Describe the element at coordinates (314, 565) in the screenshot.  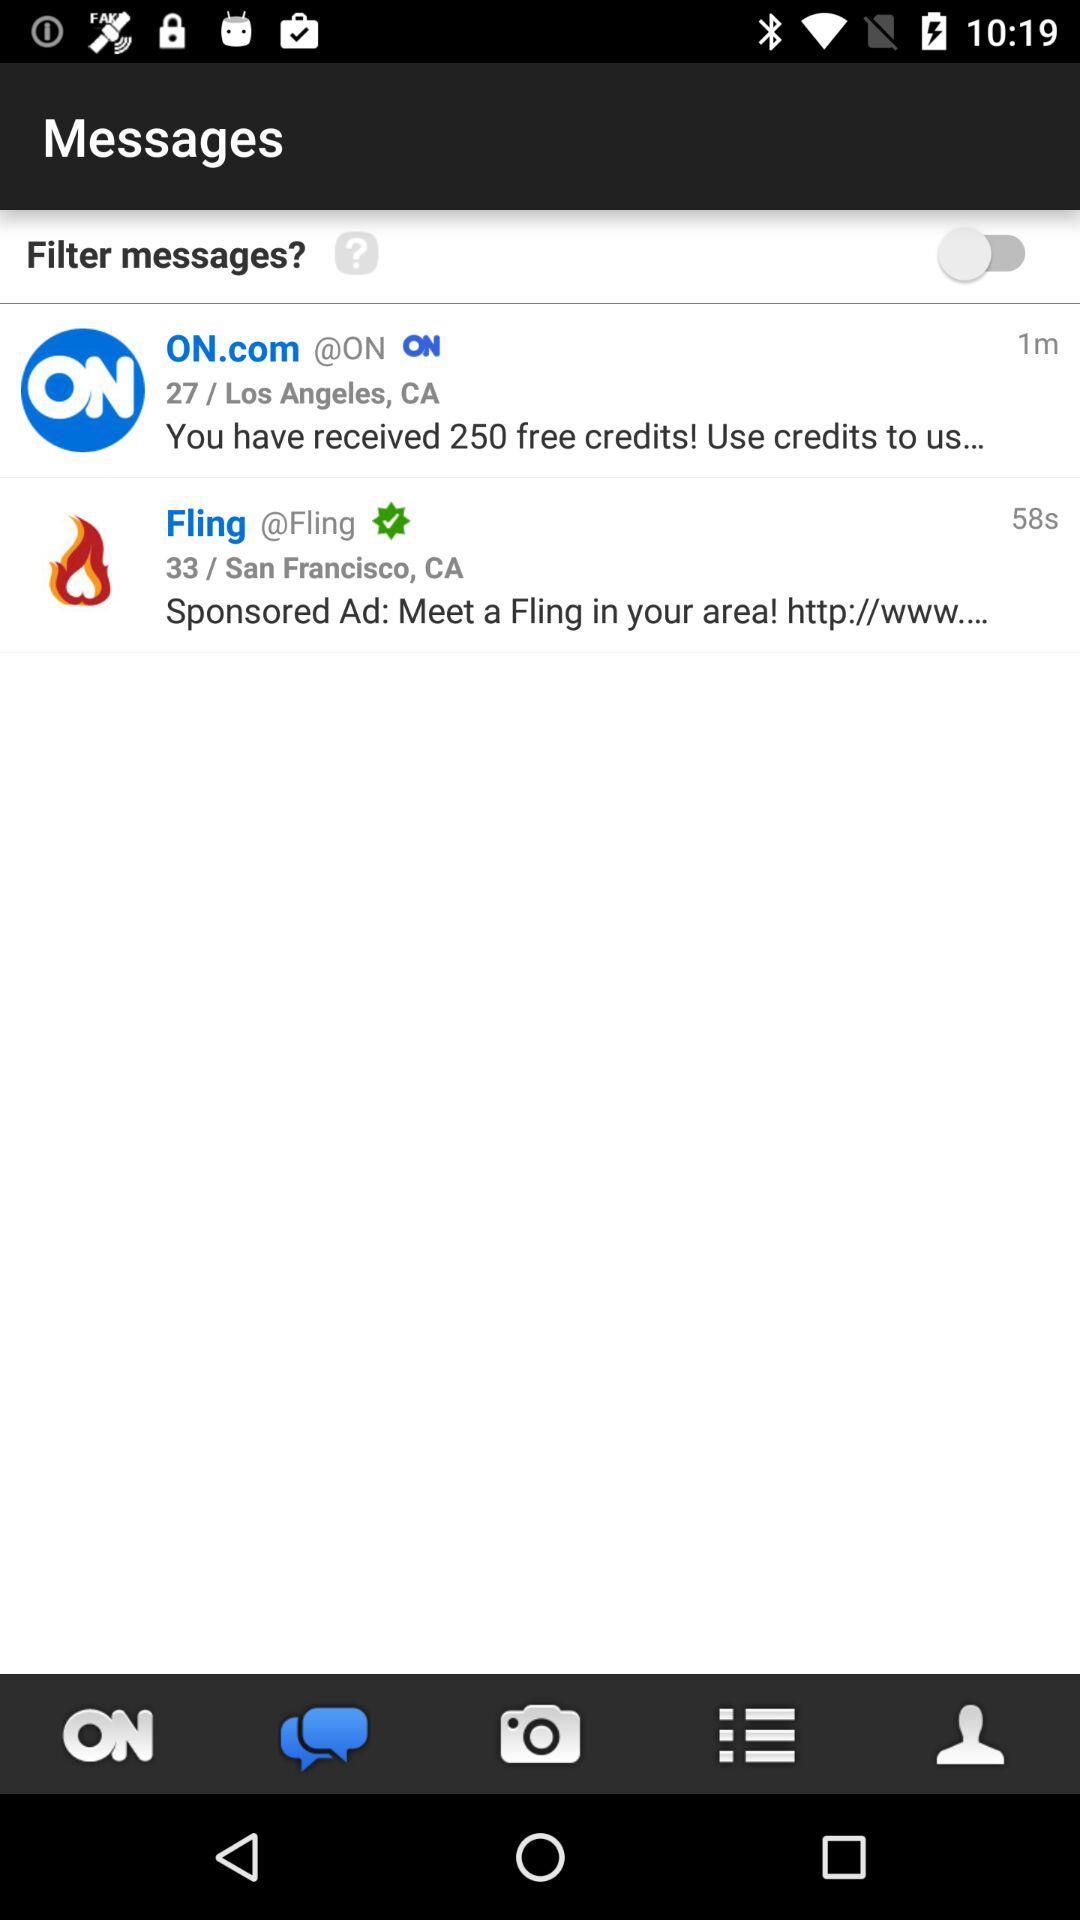
I see `item next to the 58s icon` at that location.